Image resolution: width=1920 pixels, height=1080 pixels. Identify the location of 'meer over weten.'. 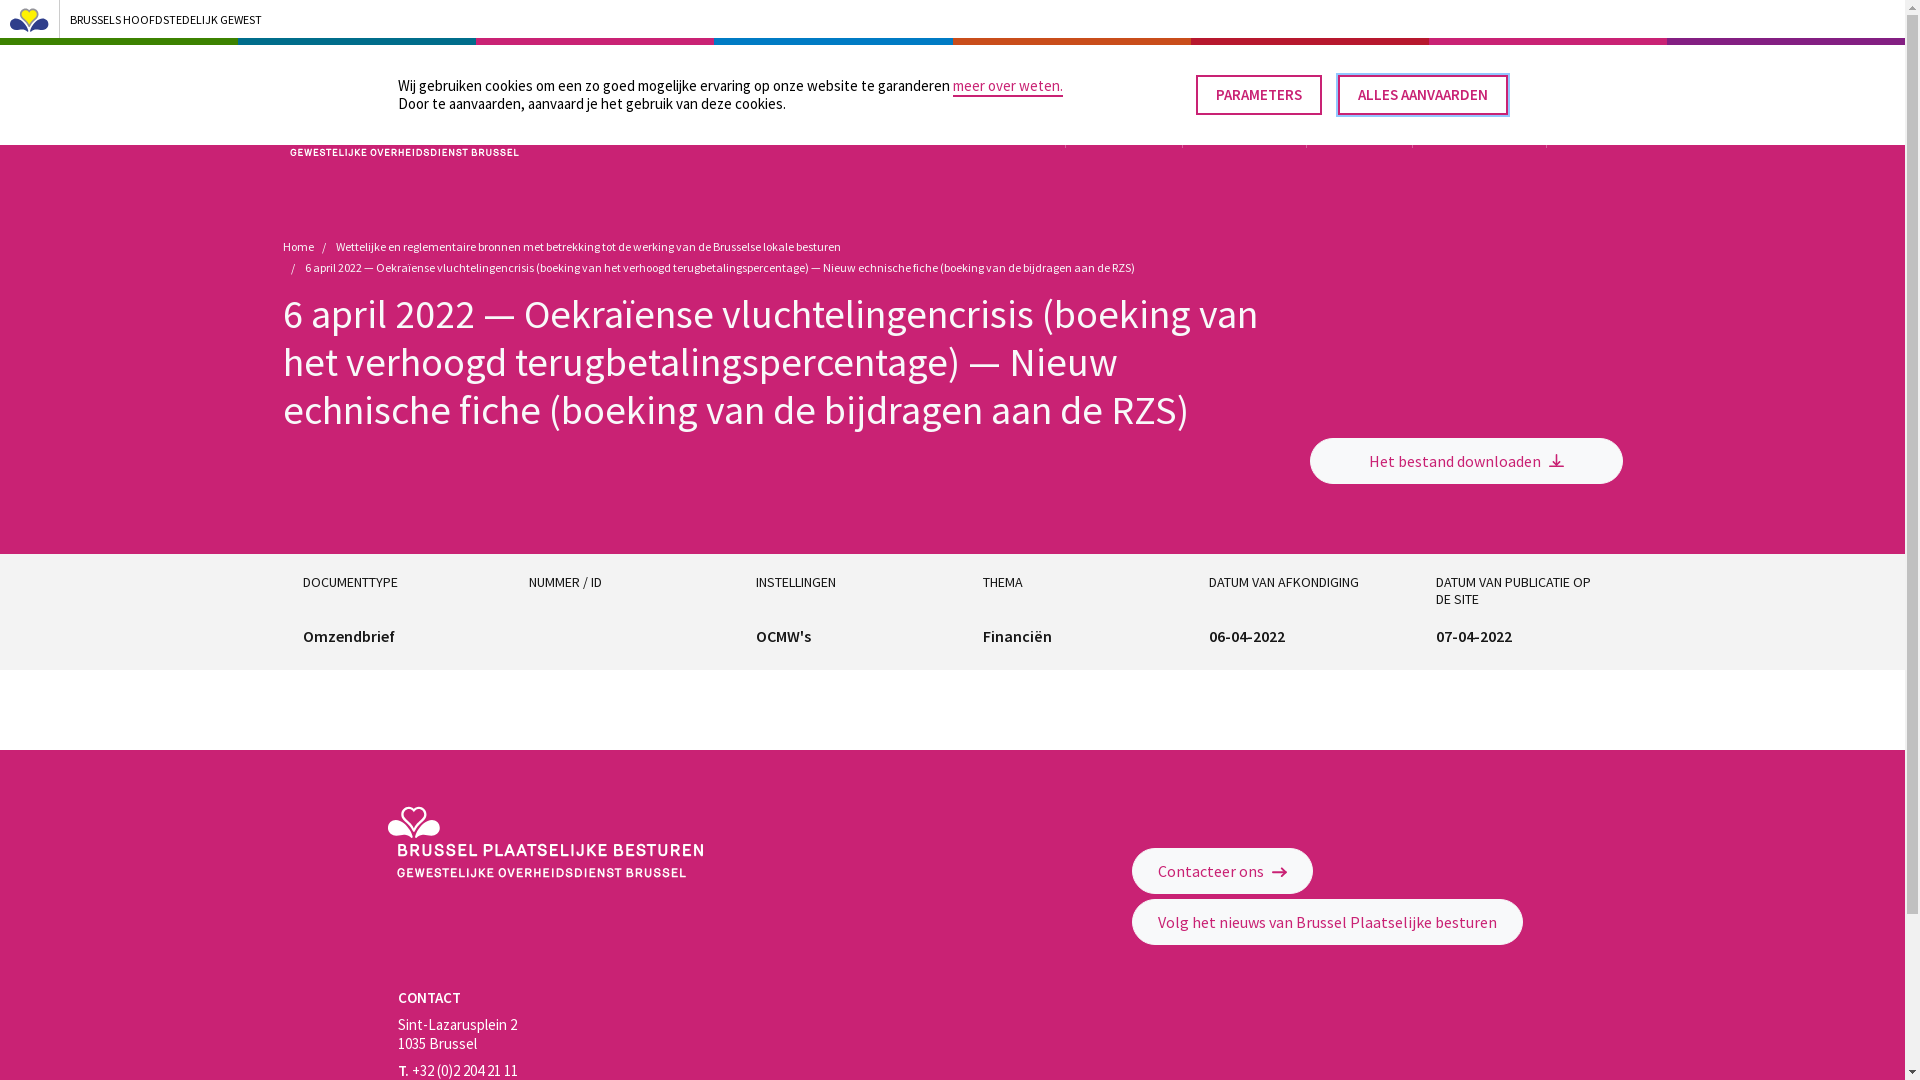
(1007, 85).